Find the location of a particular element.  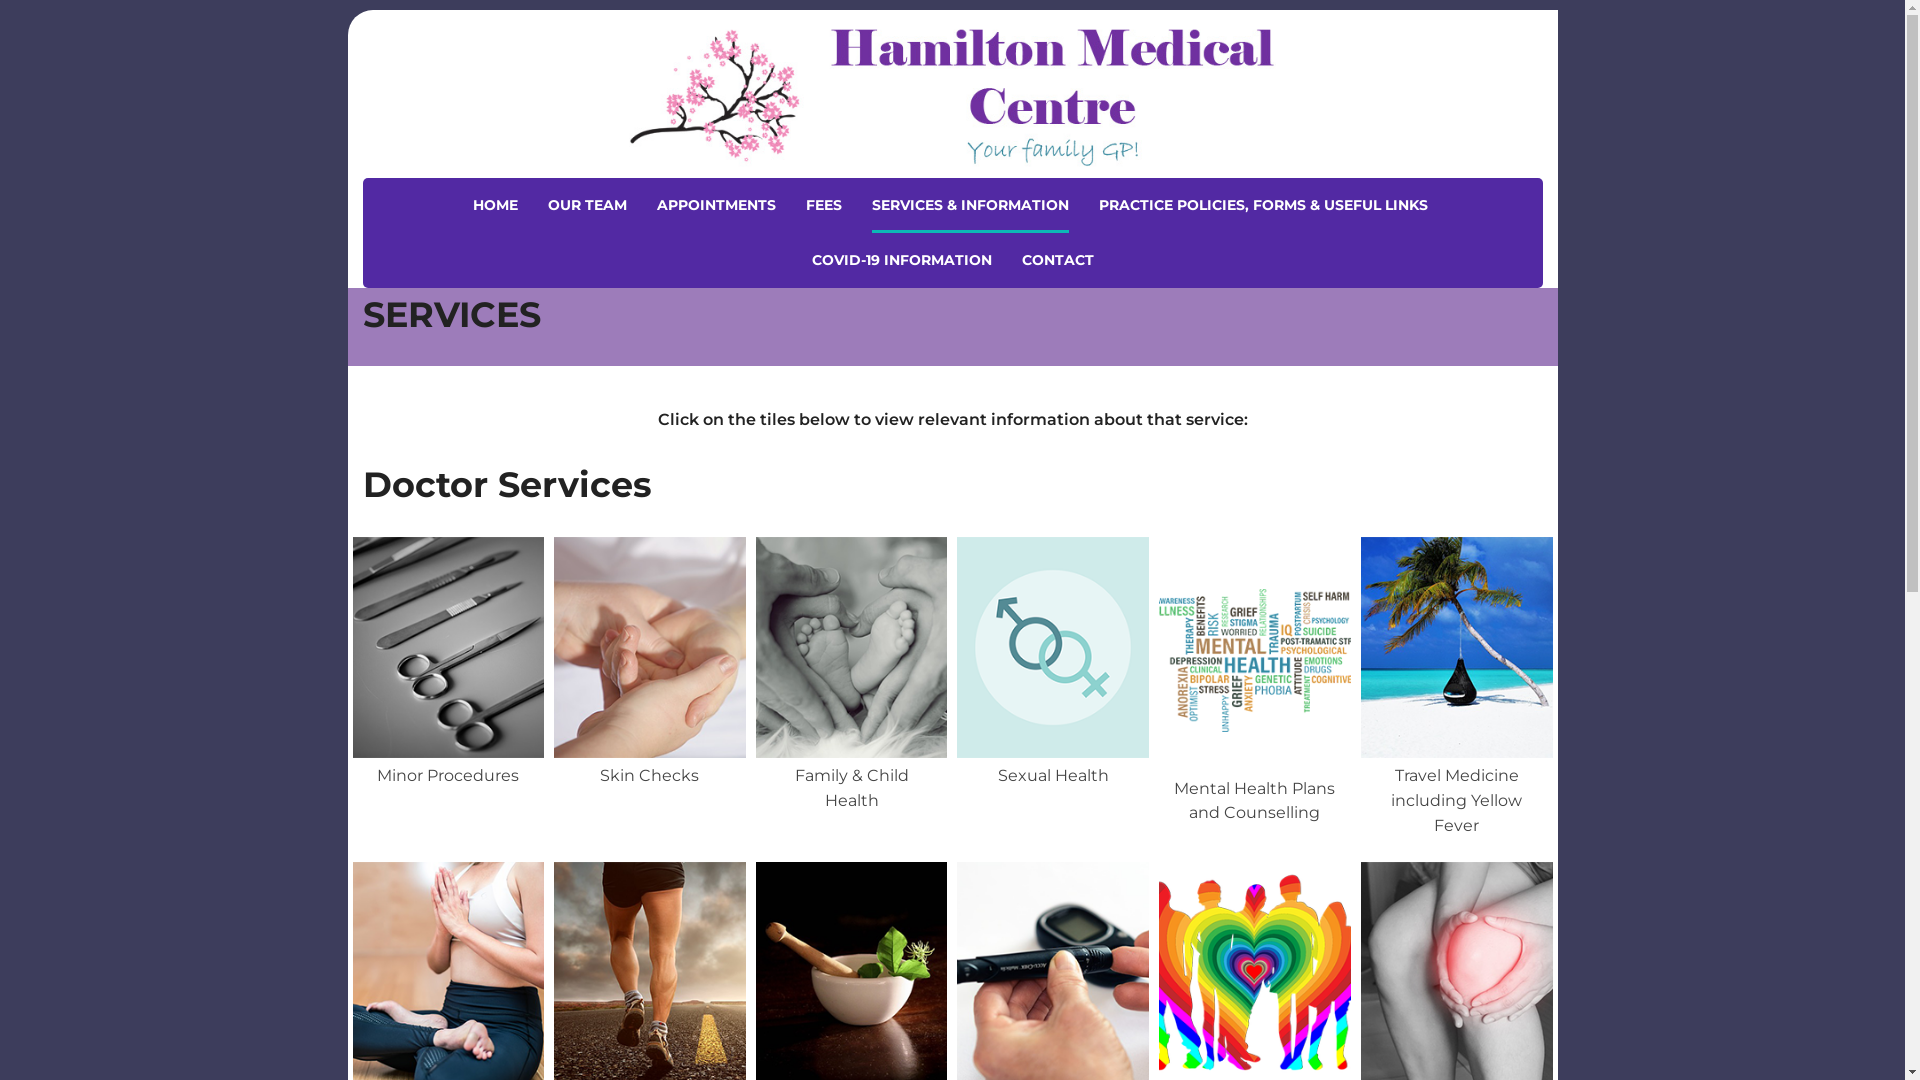

'HOME' is located at coordinates (494, 205).